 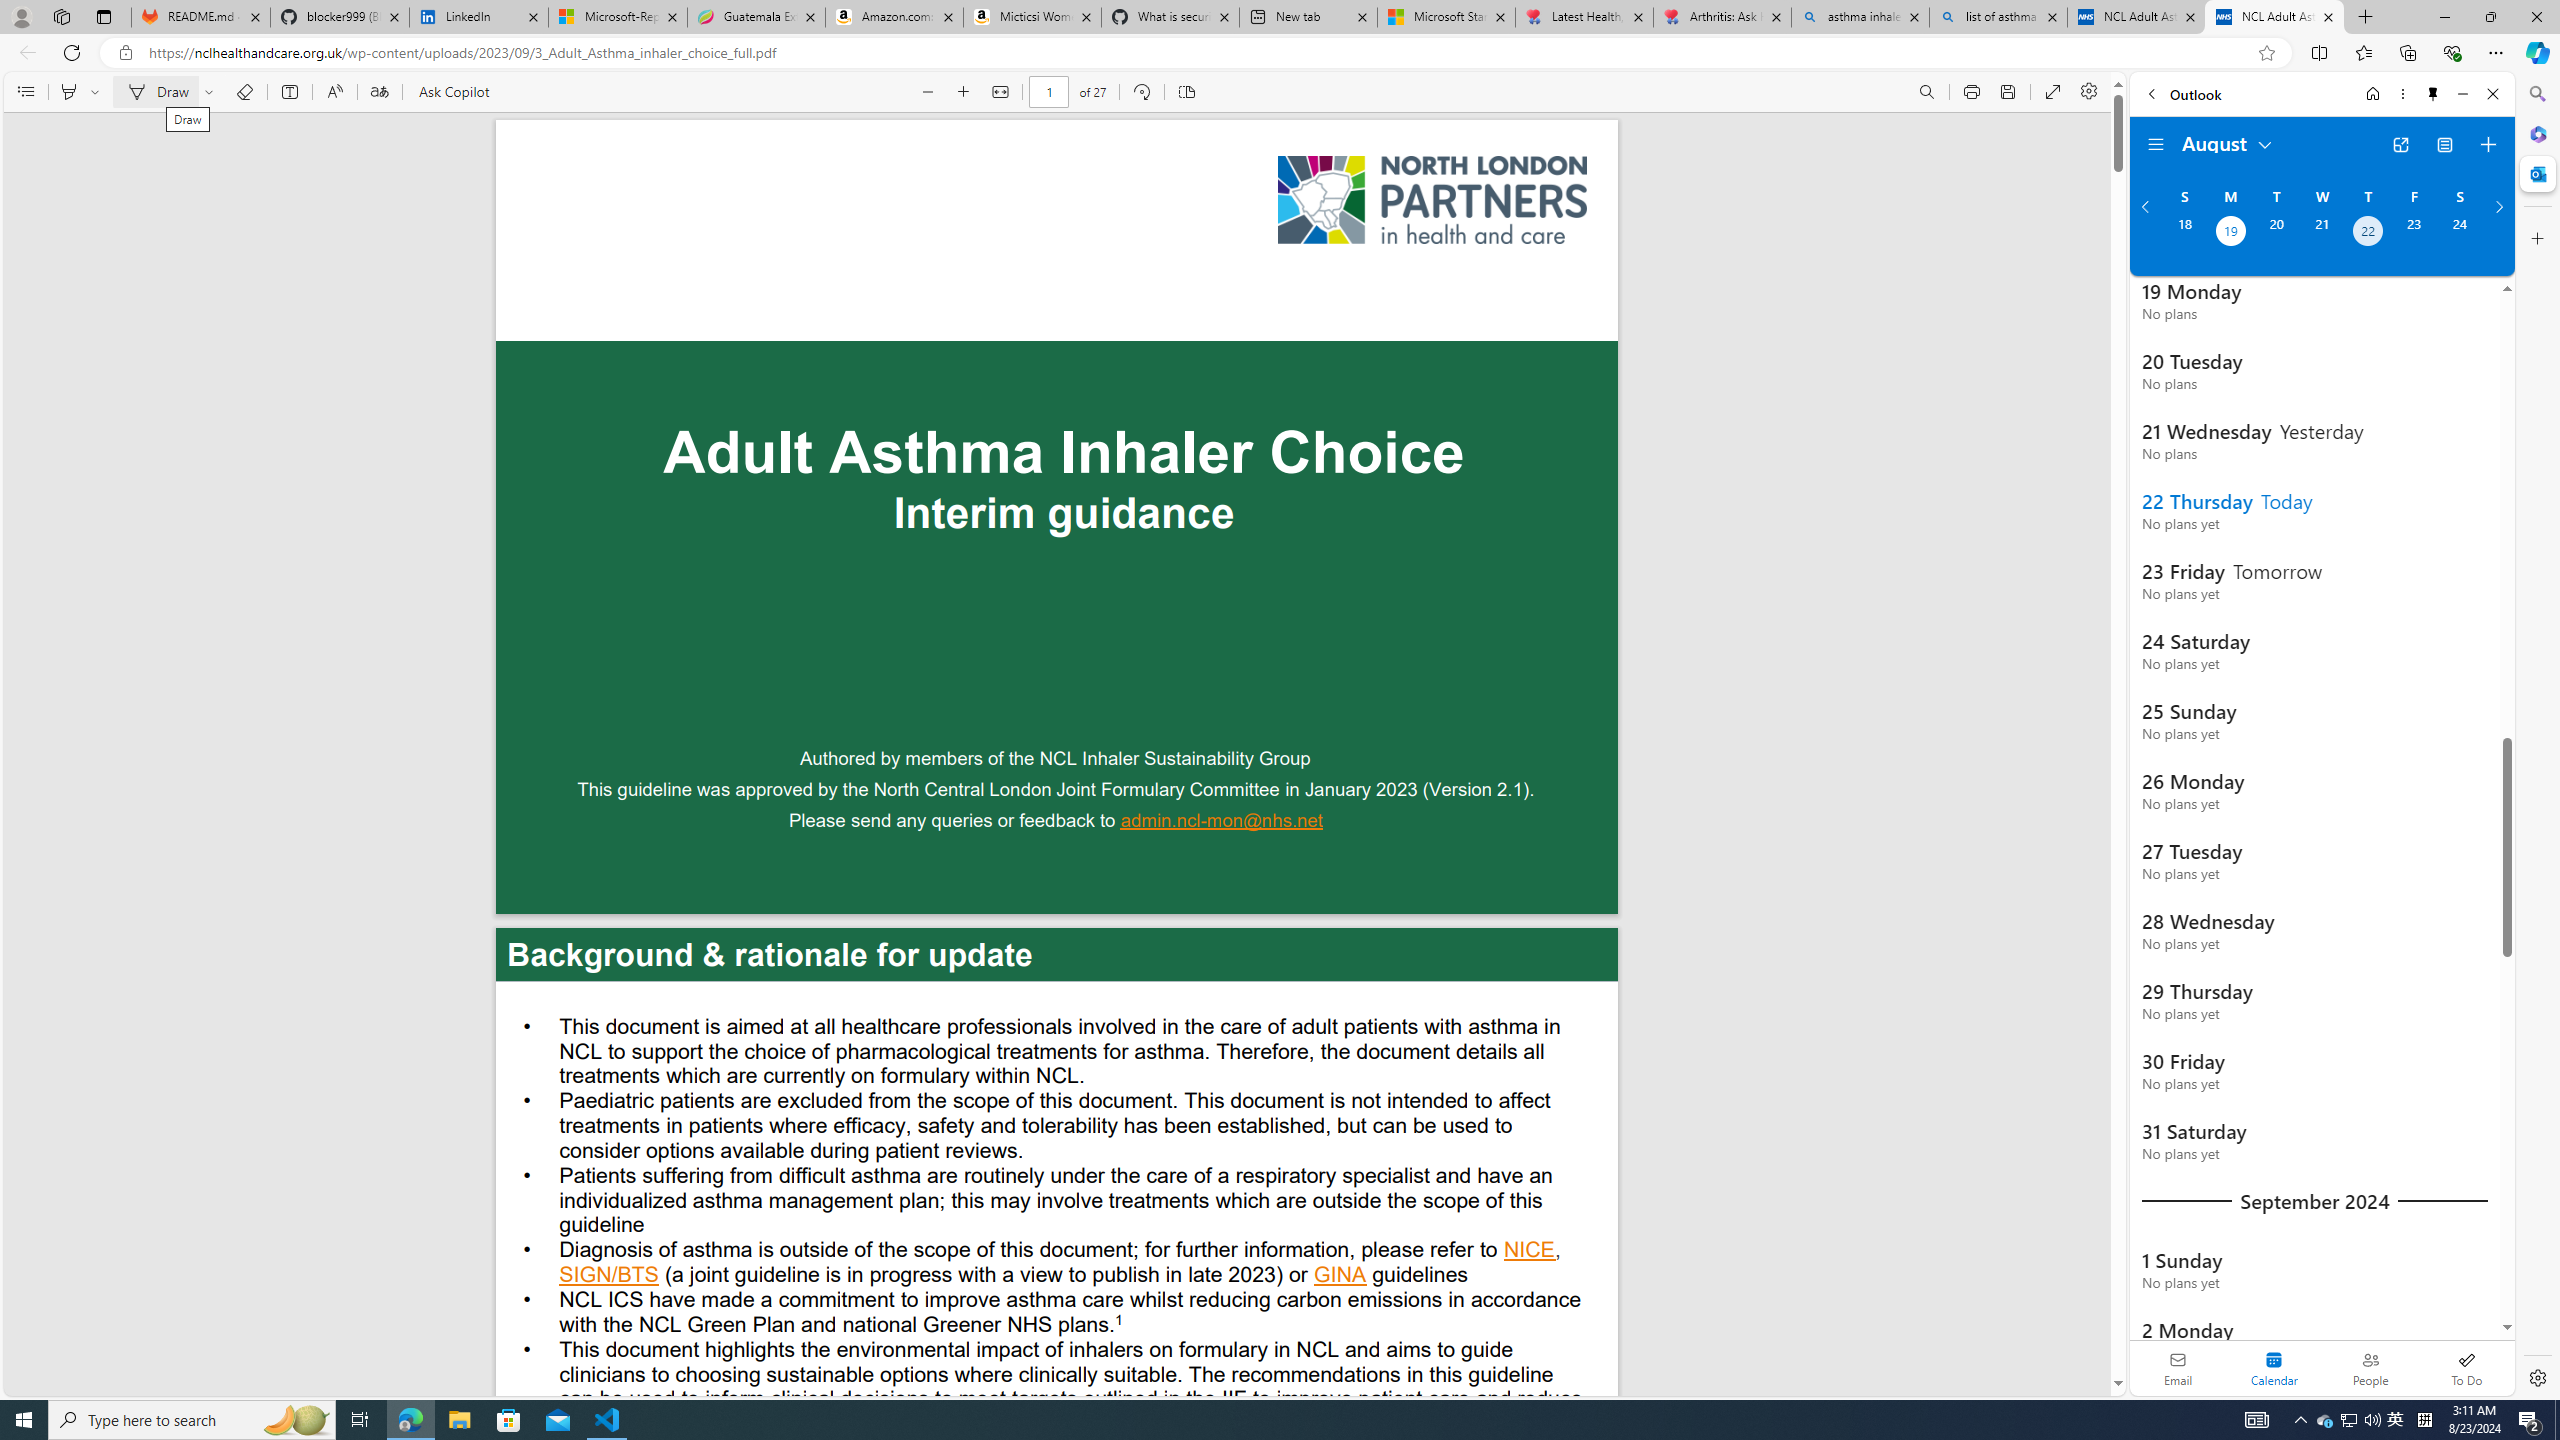 I want to click on 'admin.ncl-mon@nhs.net', so click(x=1222, y=822).